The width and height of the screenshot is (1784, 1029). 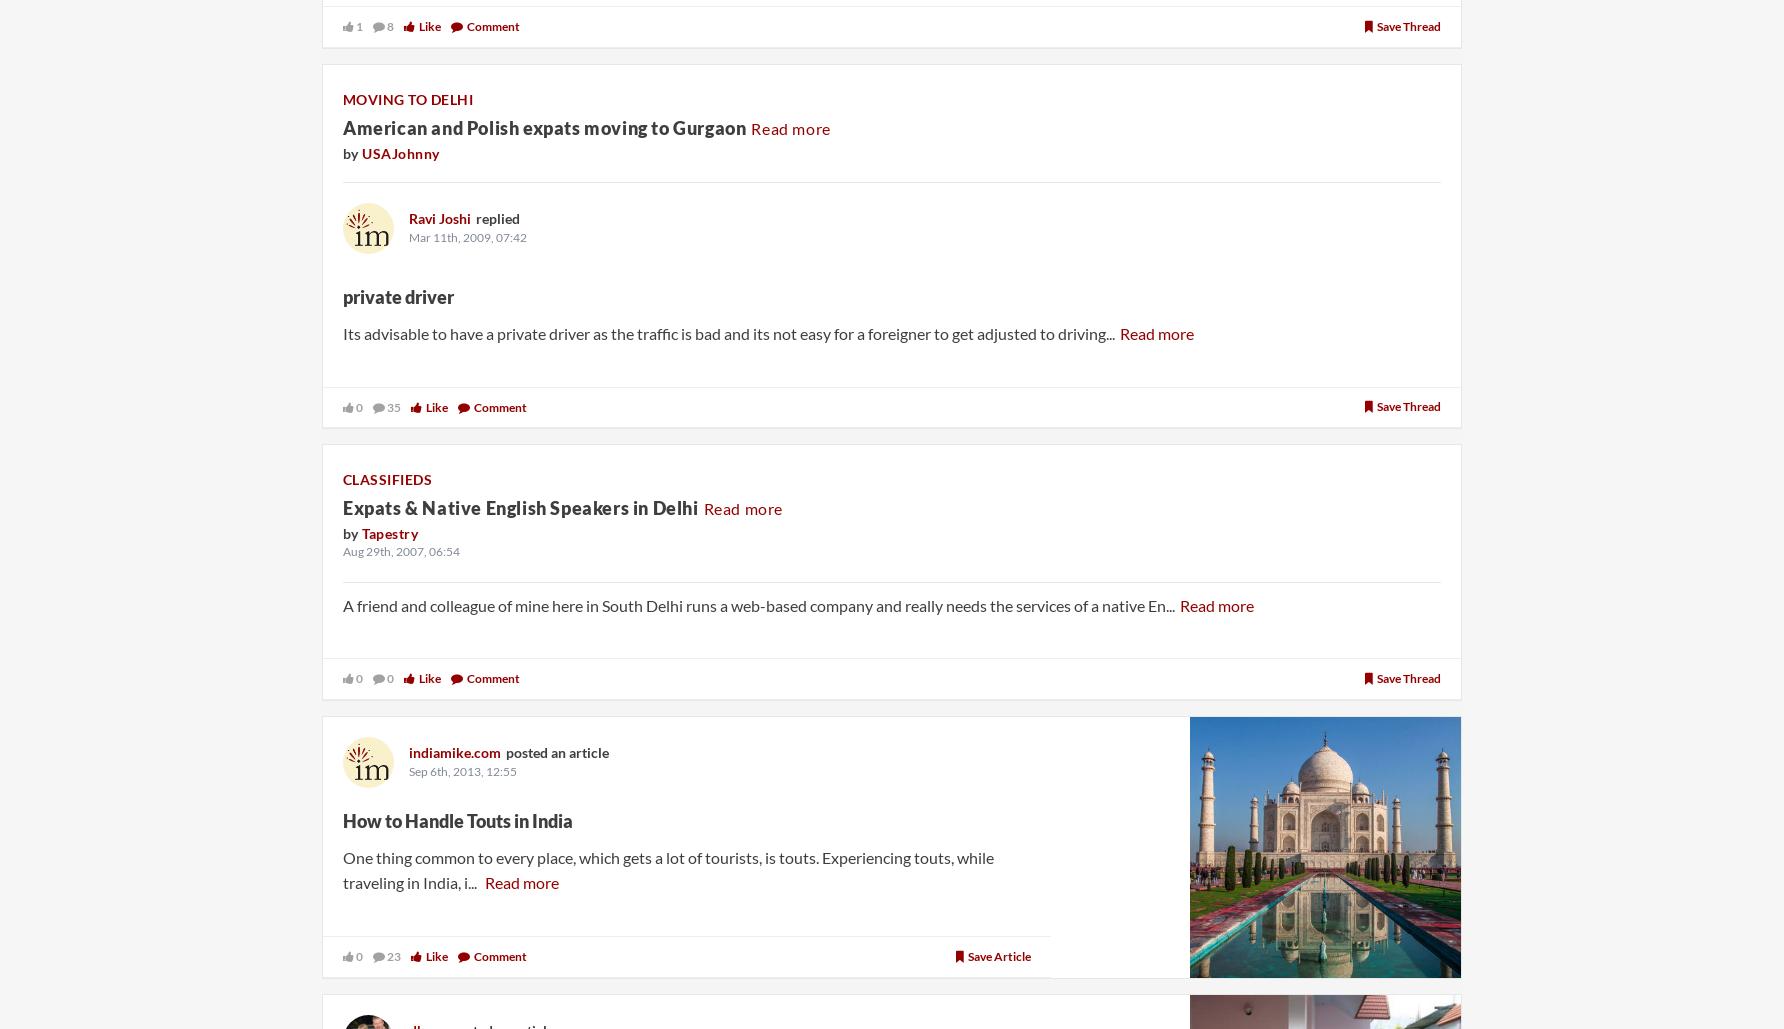 What do you see at coordinates (999, 955) in the screenshot?
I see `'Save article'` at bounding box center [999, 955].